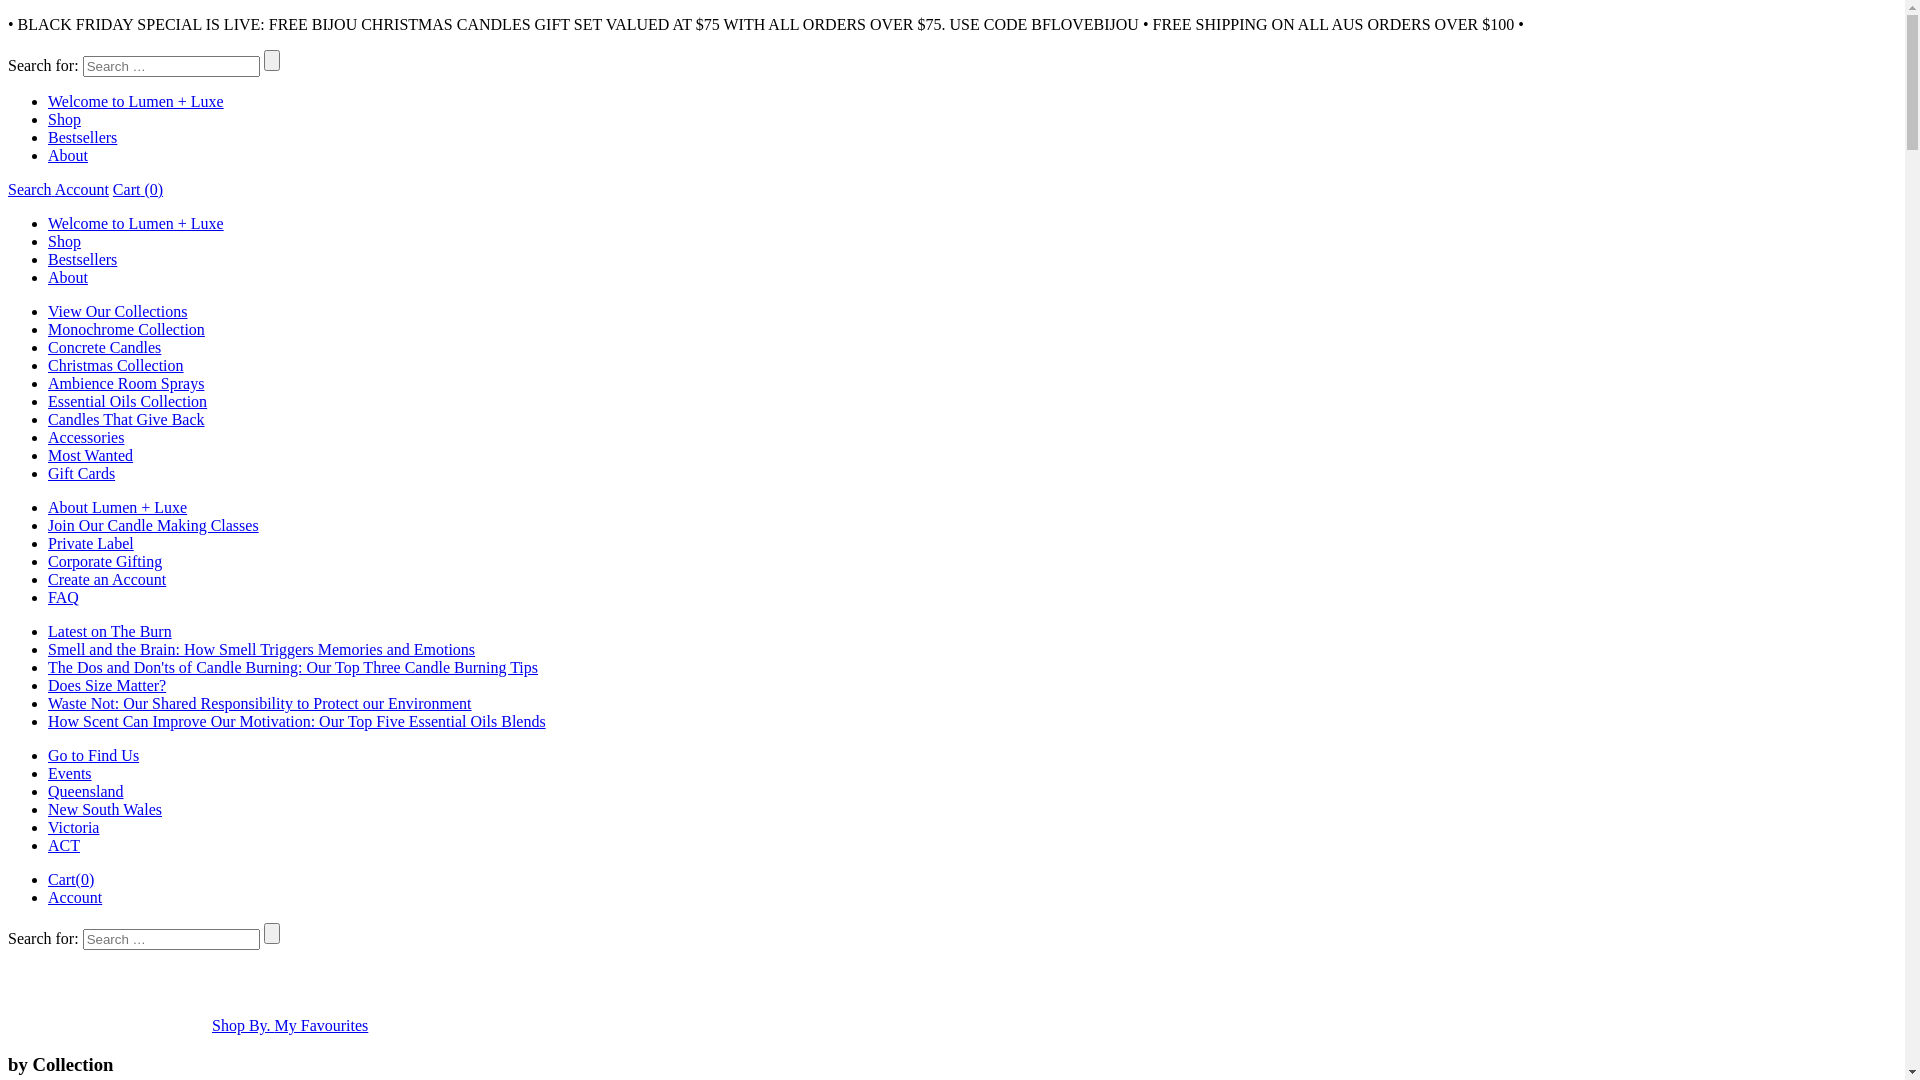 Image resolution: width=1920 pixels, height=1080 pixels. What do you see at coordinates (137, 189) in the screenshot?
I see `'Cart (0)'` at bounding box center [137, 189].